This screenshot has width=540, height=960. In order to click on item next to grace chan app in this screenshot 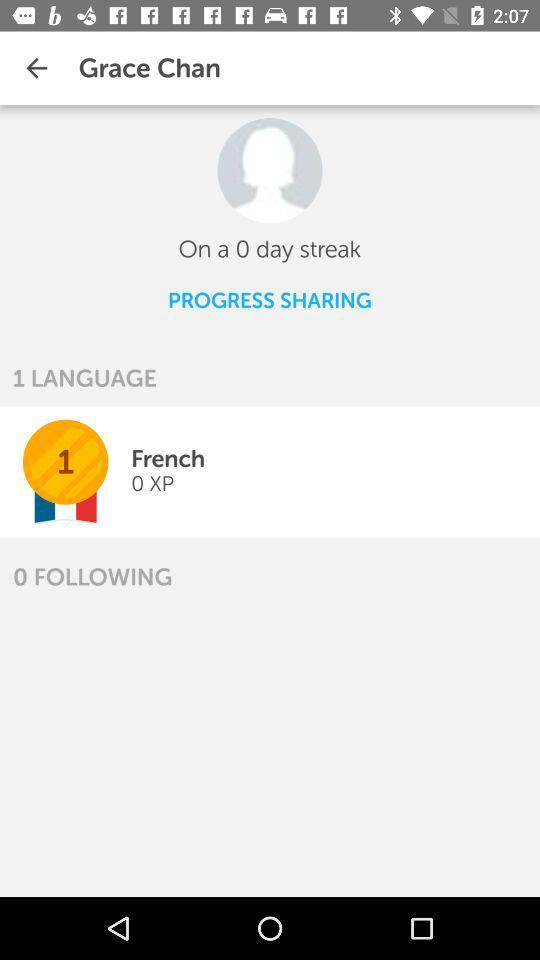, I will do `click(36, 68)`.